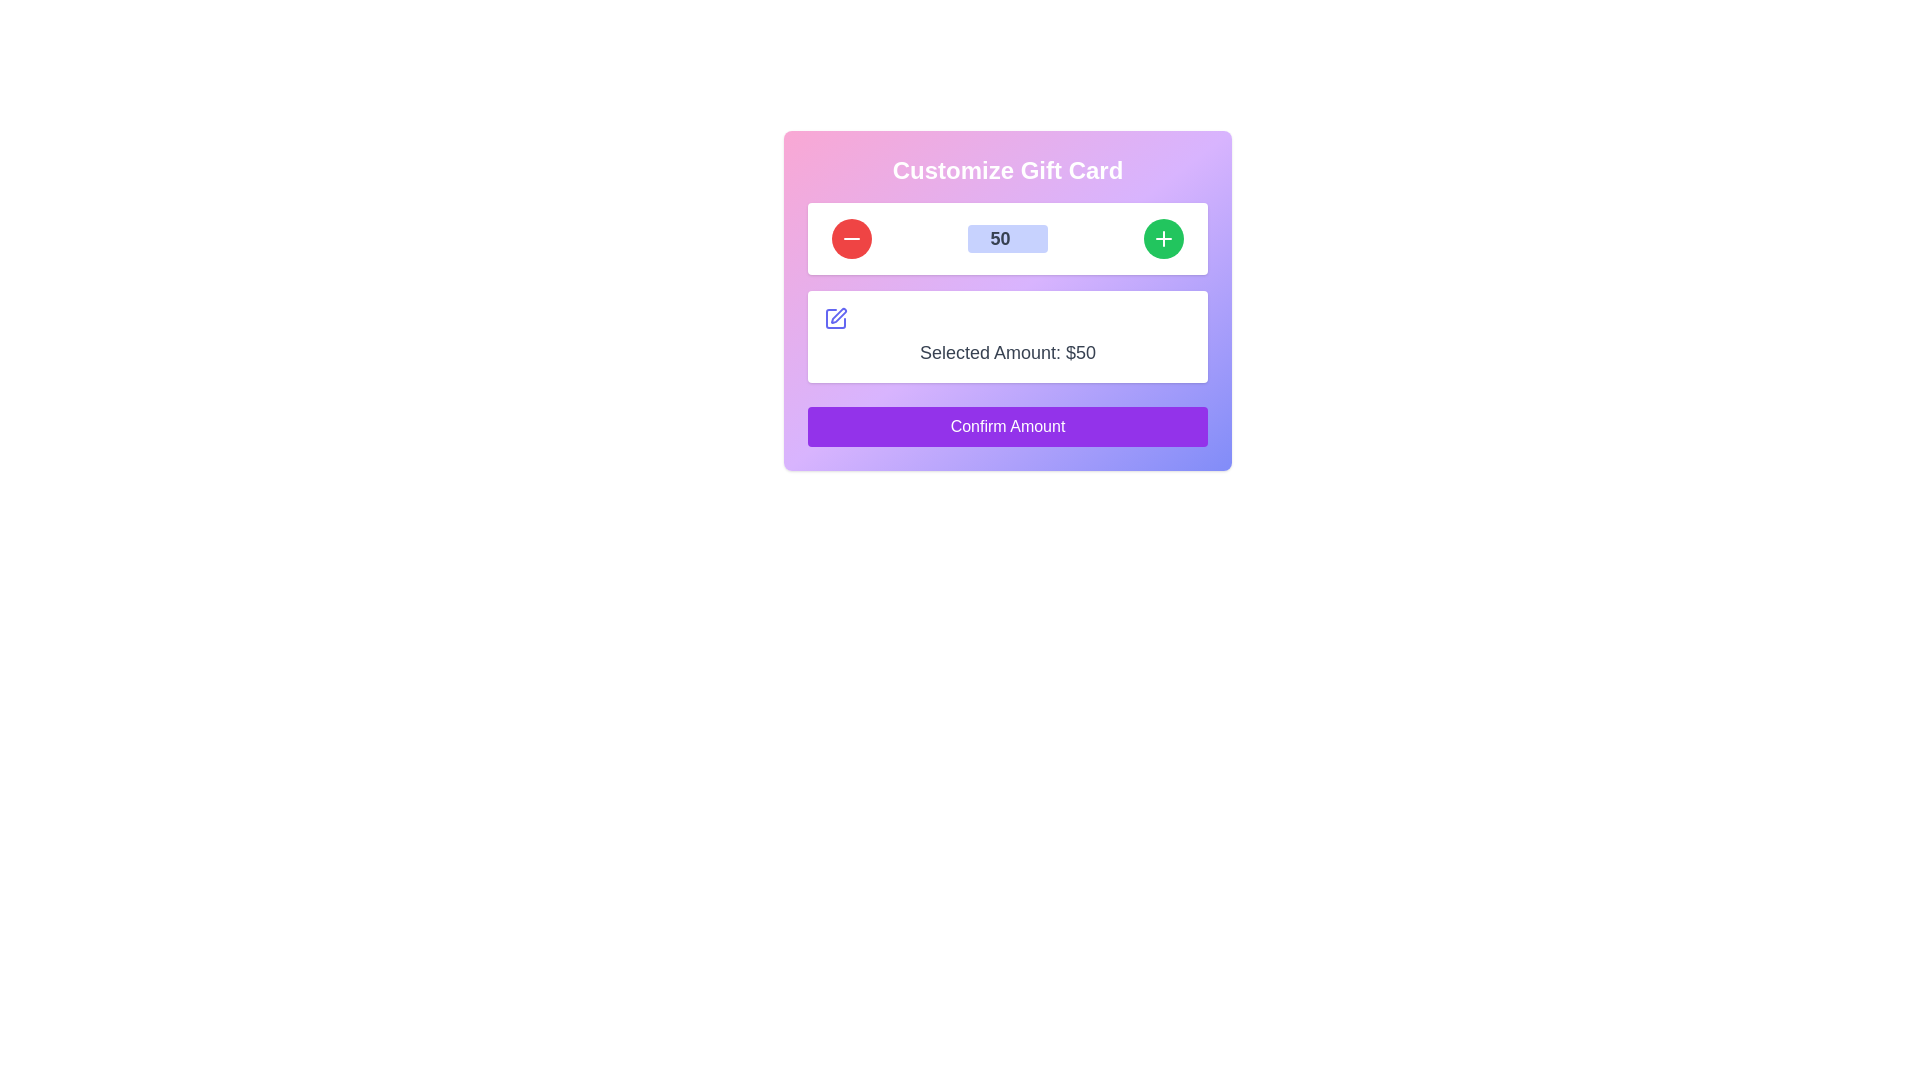 Image resolution: width=1920 pixels, height=1080 pixels. I want to click on the edit icon located to the left of the 'Selected Amount: $50' text, so click(835, 318).